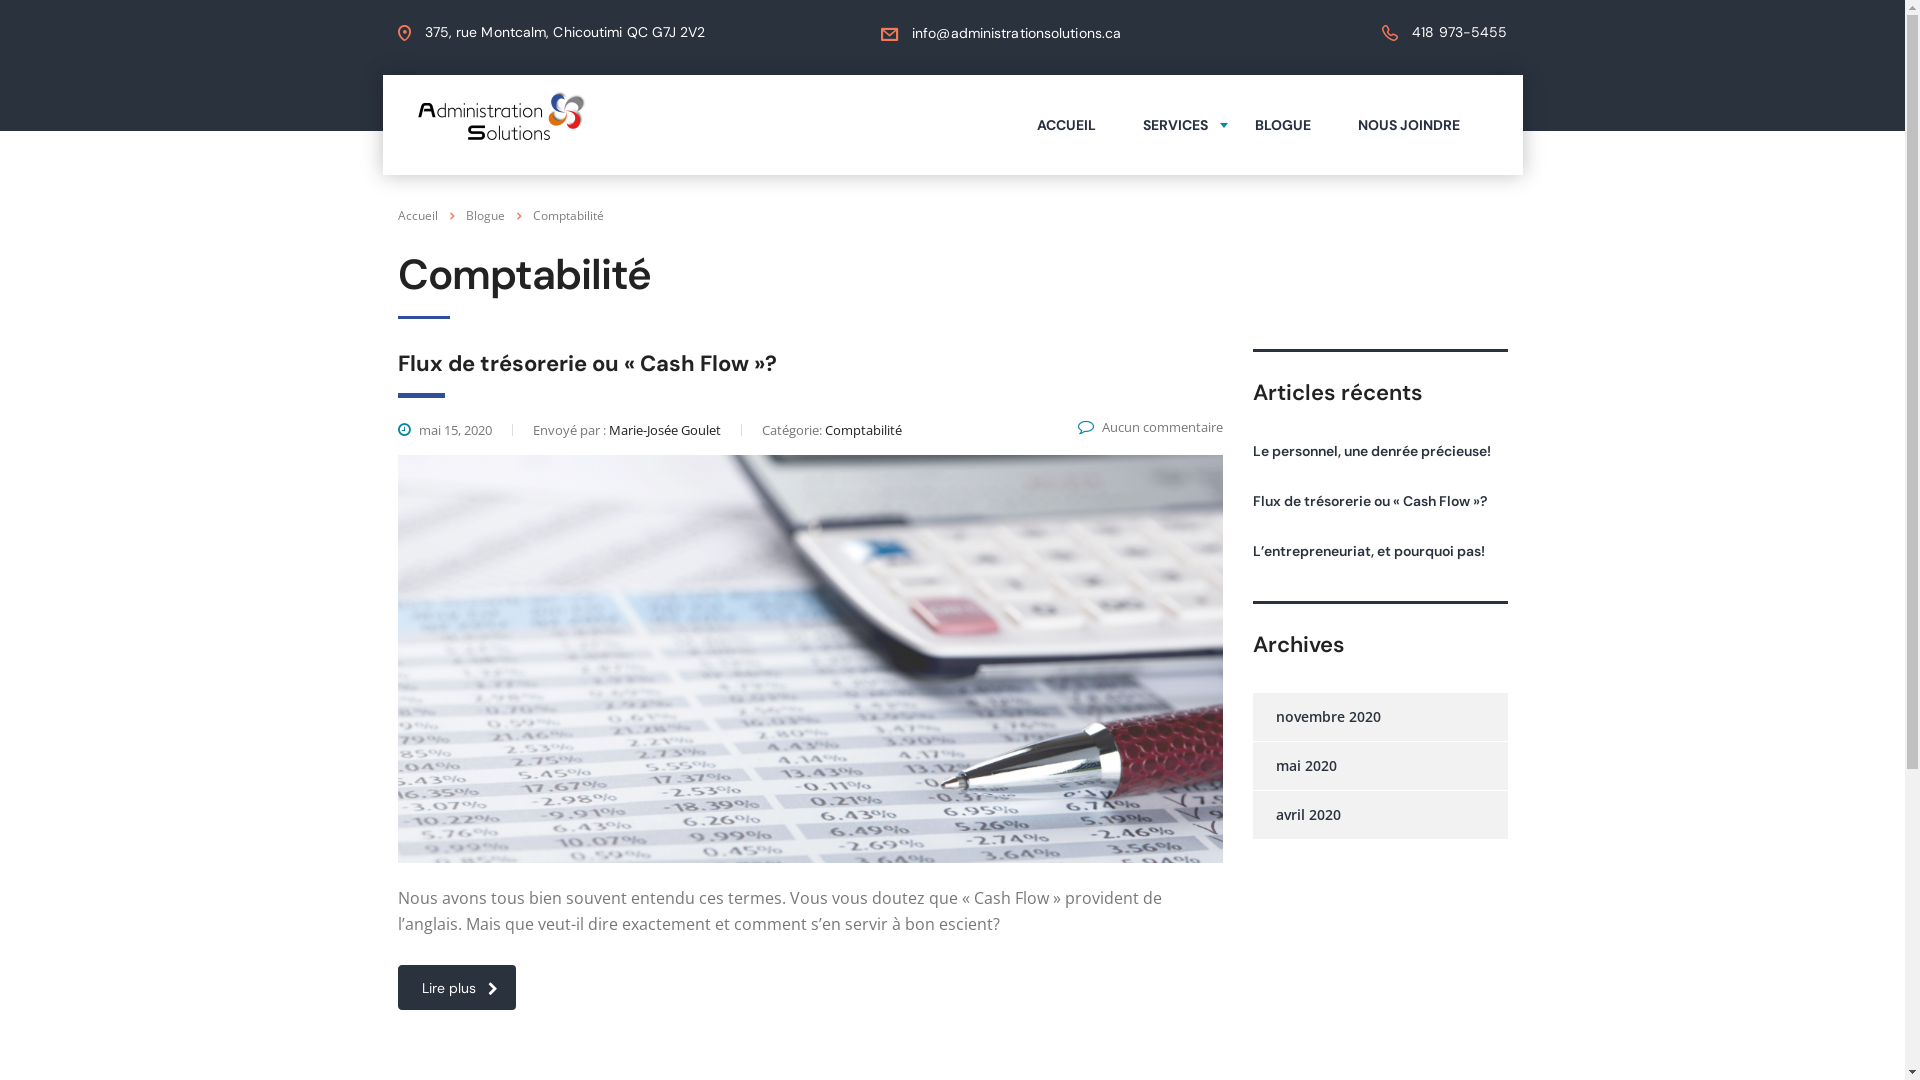 Image resolution: width=1920 pixels, height=1080 pixels. Describe the element at coordinates (1118, 124) in the screenshot. I see `'SERVICES'` at that location.